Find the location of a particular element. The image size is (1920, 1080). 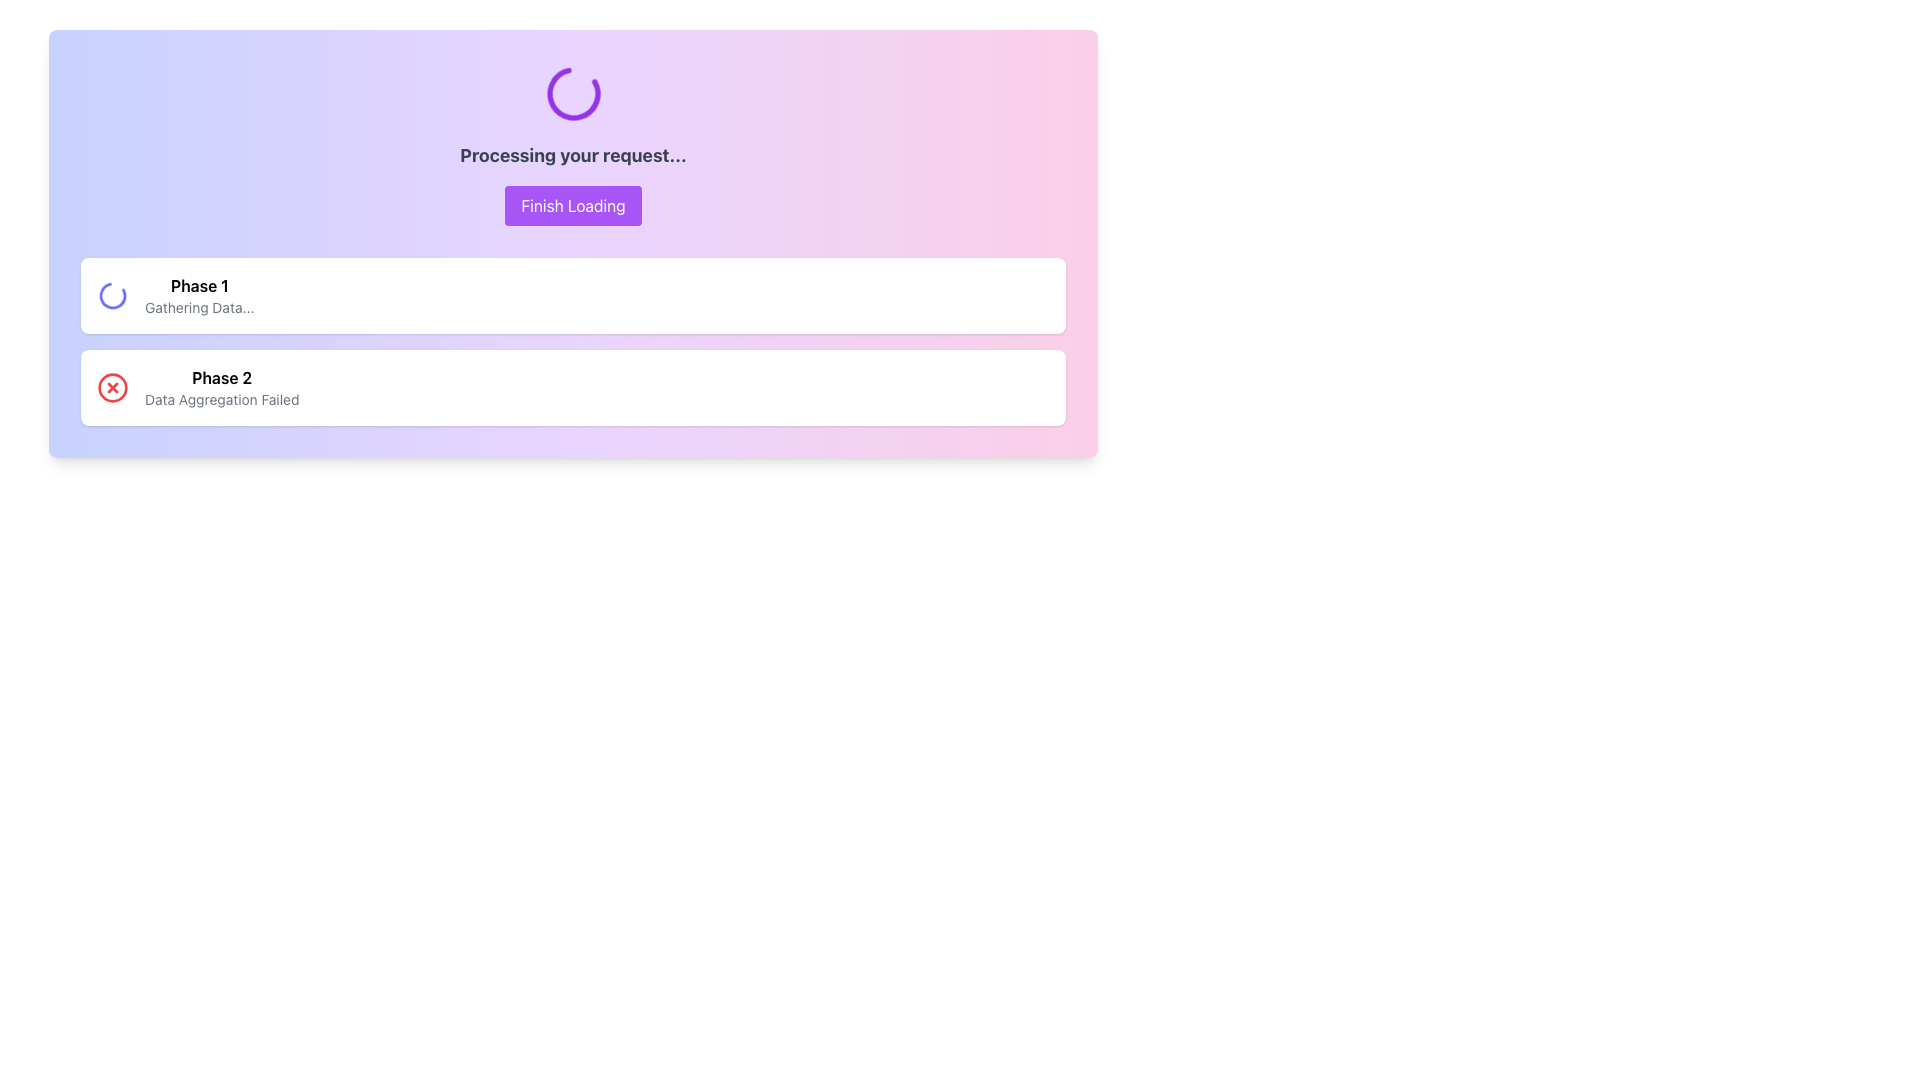

status update message displayed in the text label located below the animated circular spinner and above the 'Finish Loading' button is located at coordinates (572, 154).